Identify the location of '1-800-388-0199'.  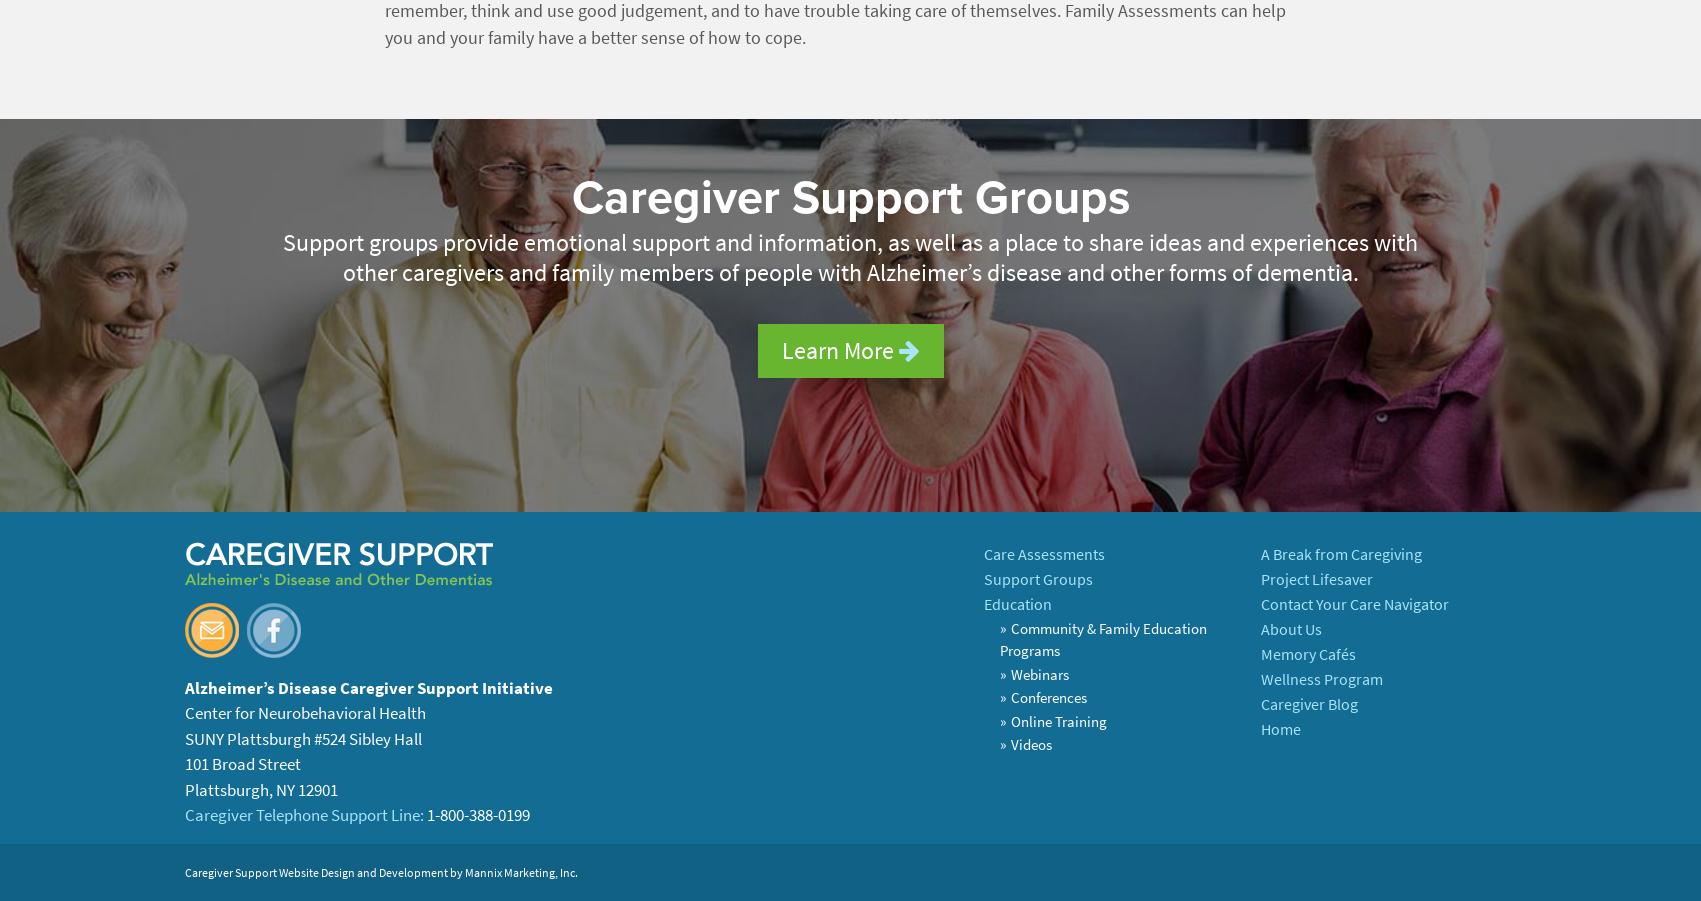
(476, 815).